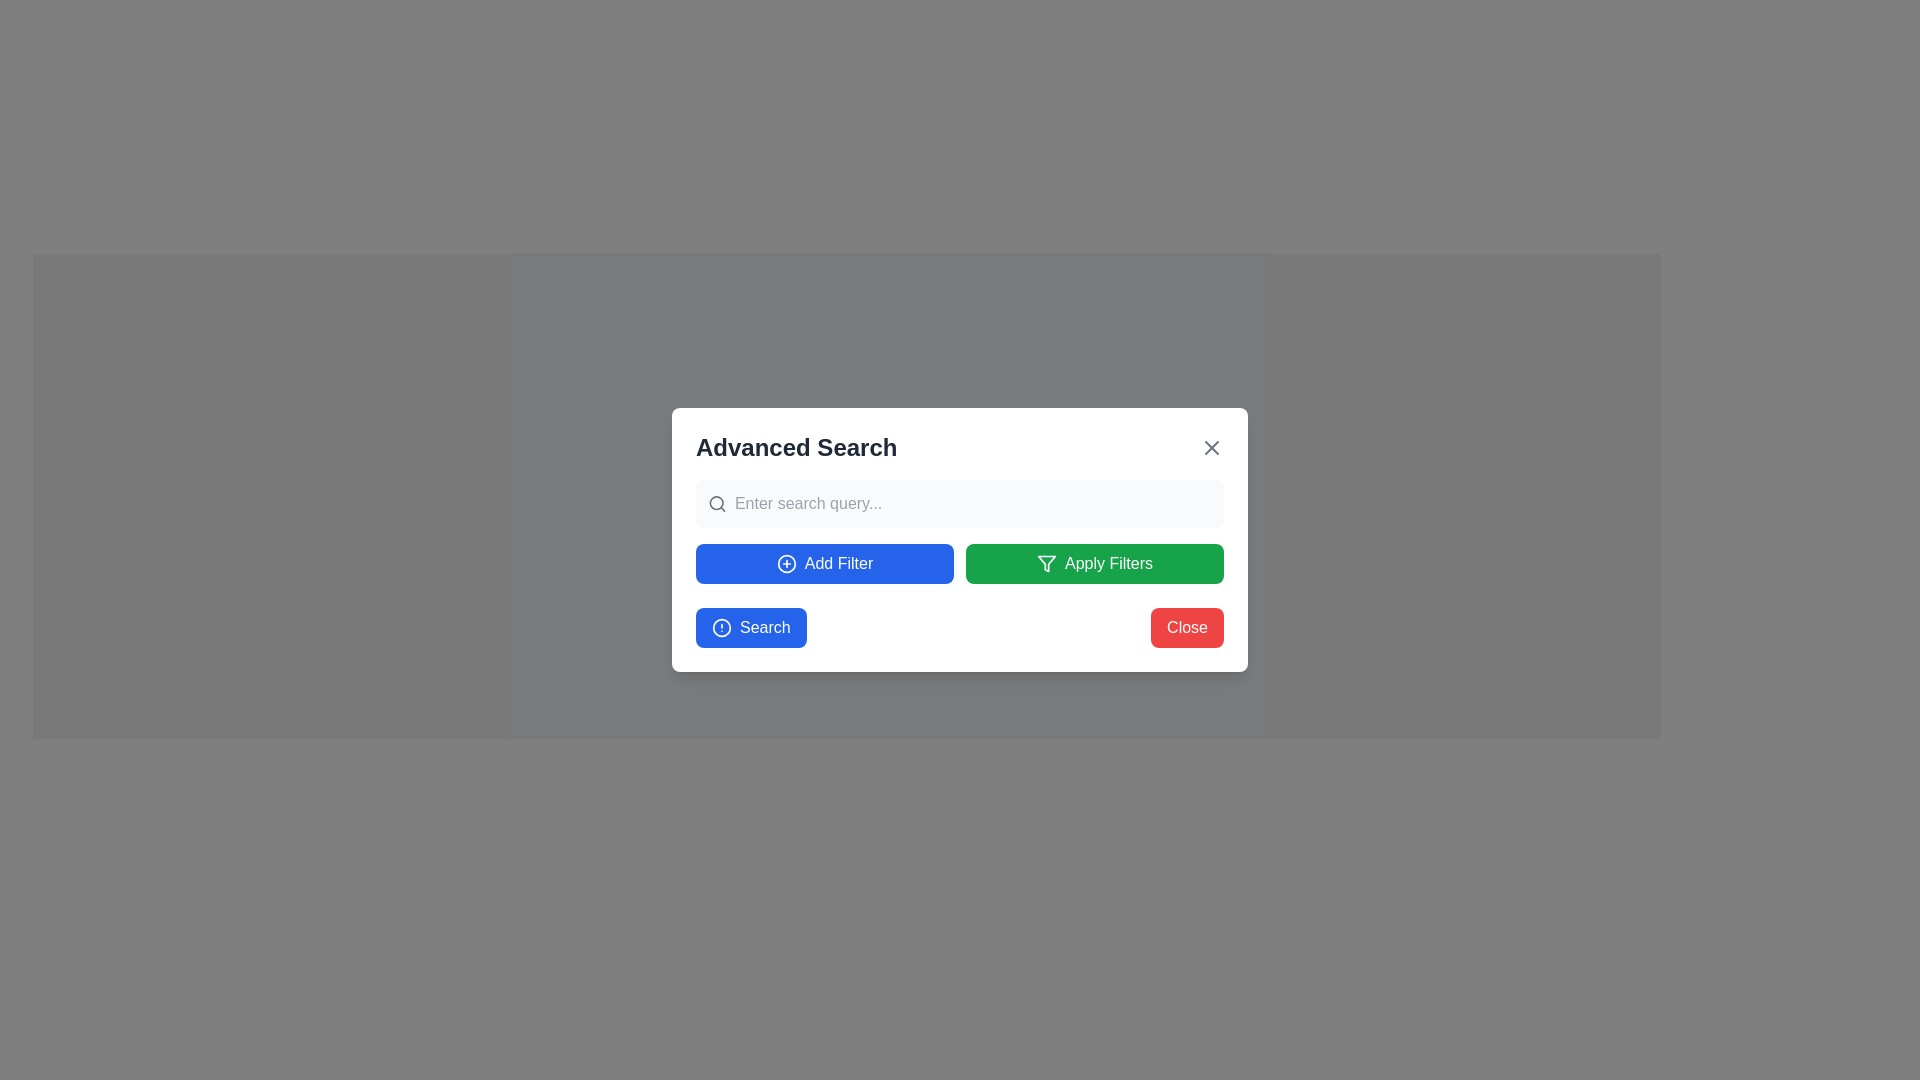 This screenshot has height=1080, width=1920. I want to click on the SVG icon on the left side of the blue 'Add Filter' button, so click(785, 563).